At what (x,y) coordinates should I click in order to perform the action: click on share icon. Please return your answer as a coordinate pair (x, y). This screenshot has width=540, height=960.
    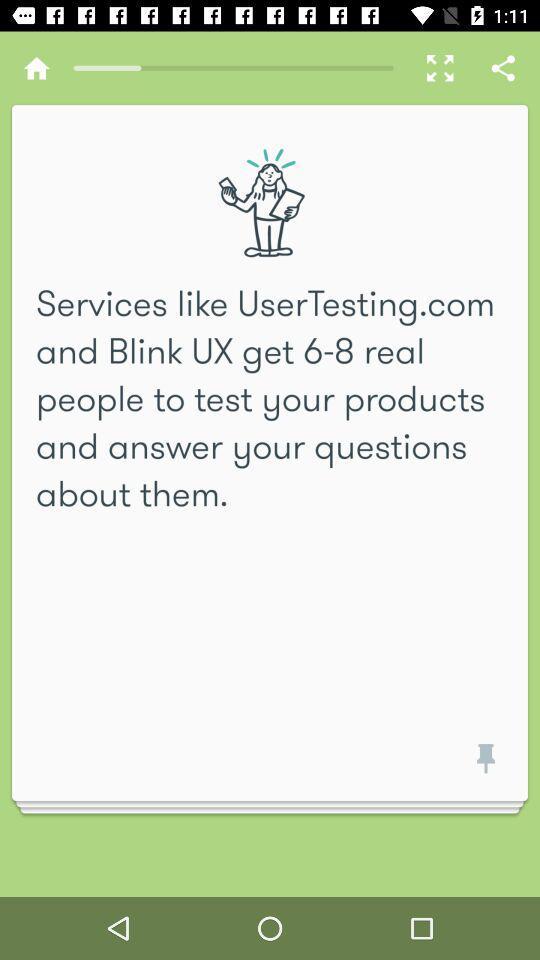
    Looking at the image, I should click on (502, 68).